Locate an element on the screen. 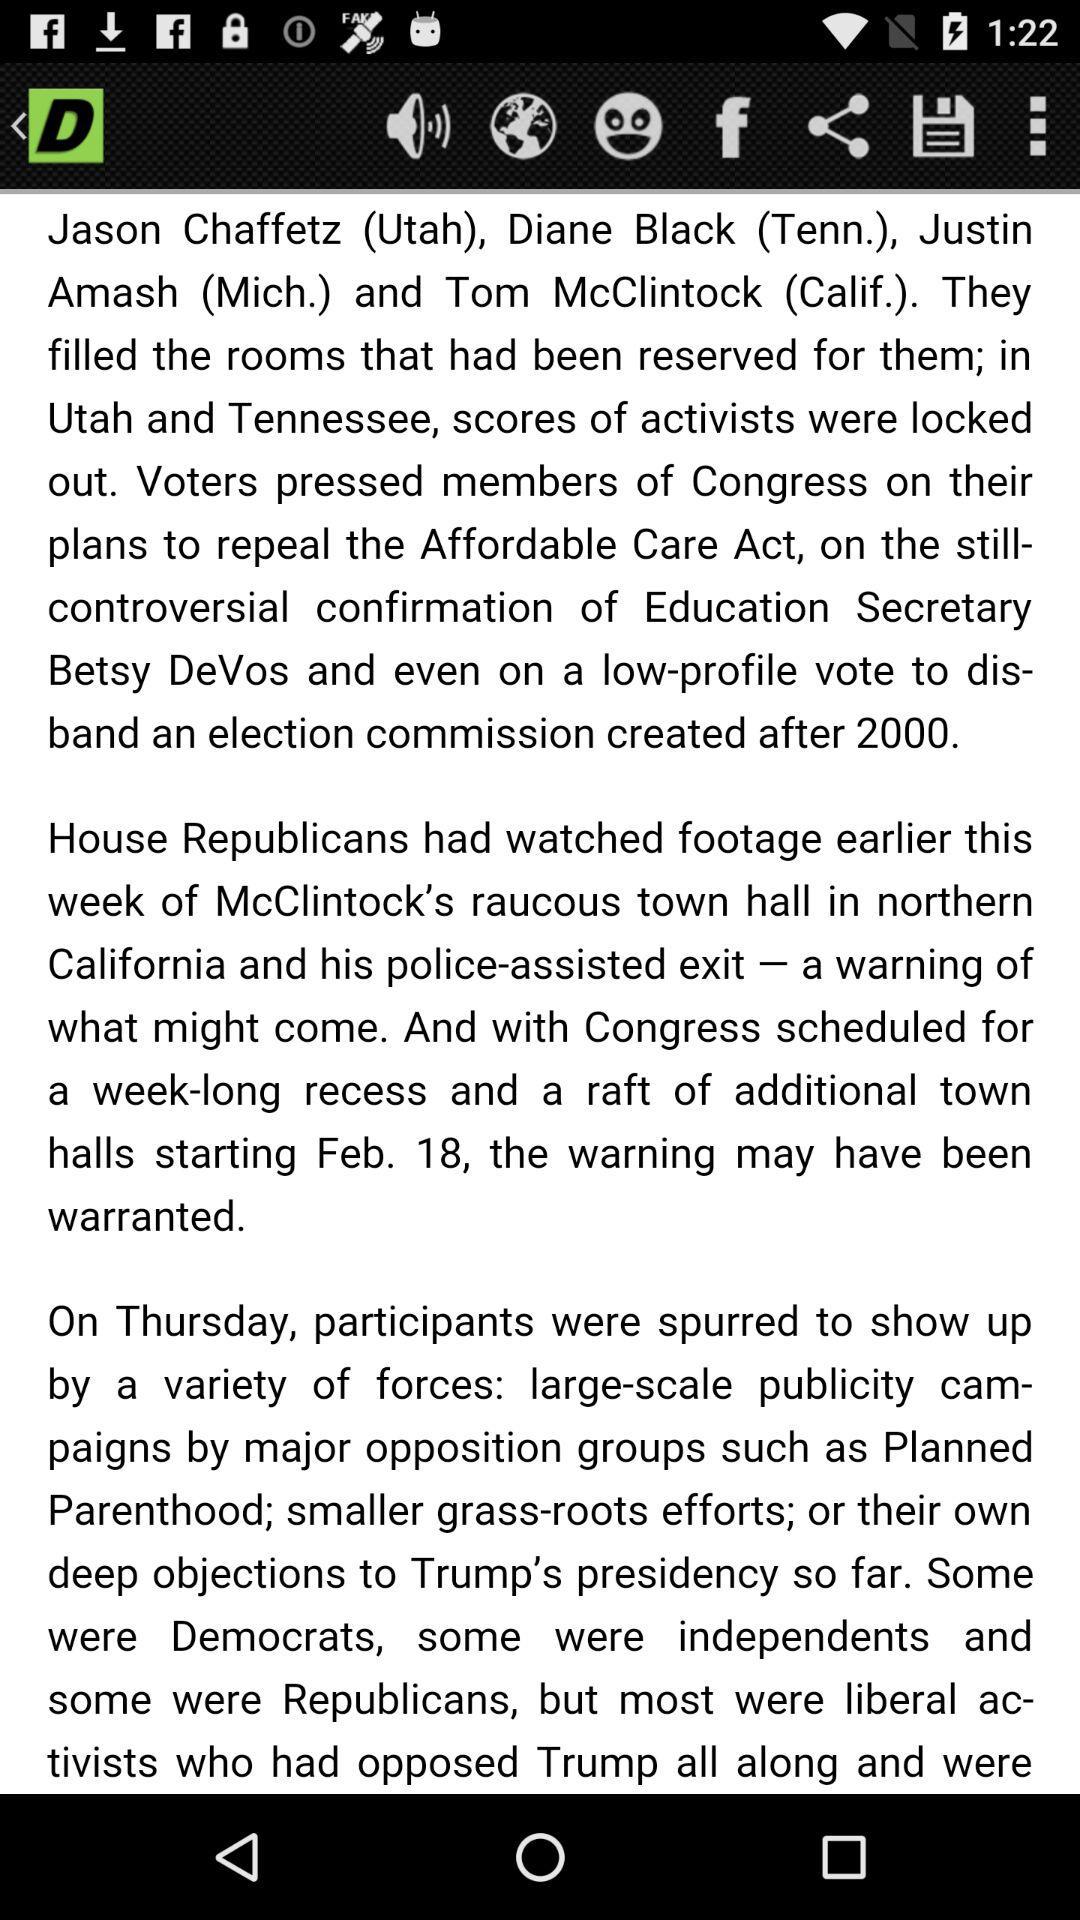  adjust volume is located at coordinates (417, 124).